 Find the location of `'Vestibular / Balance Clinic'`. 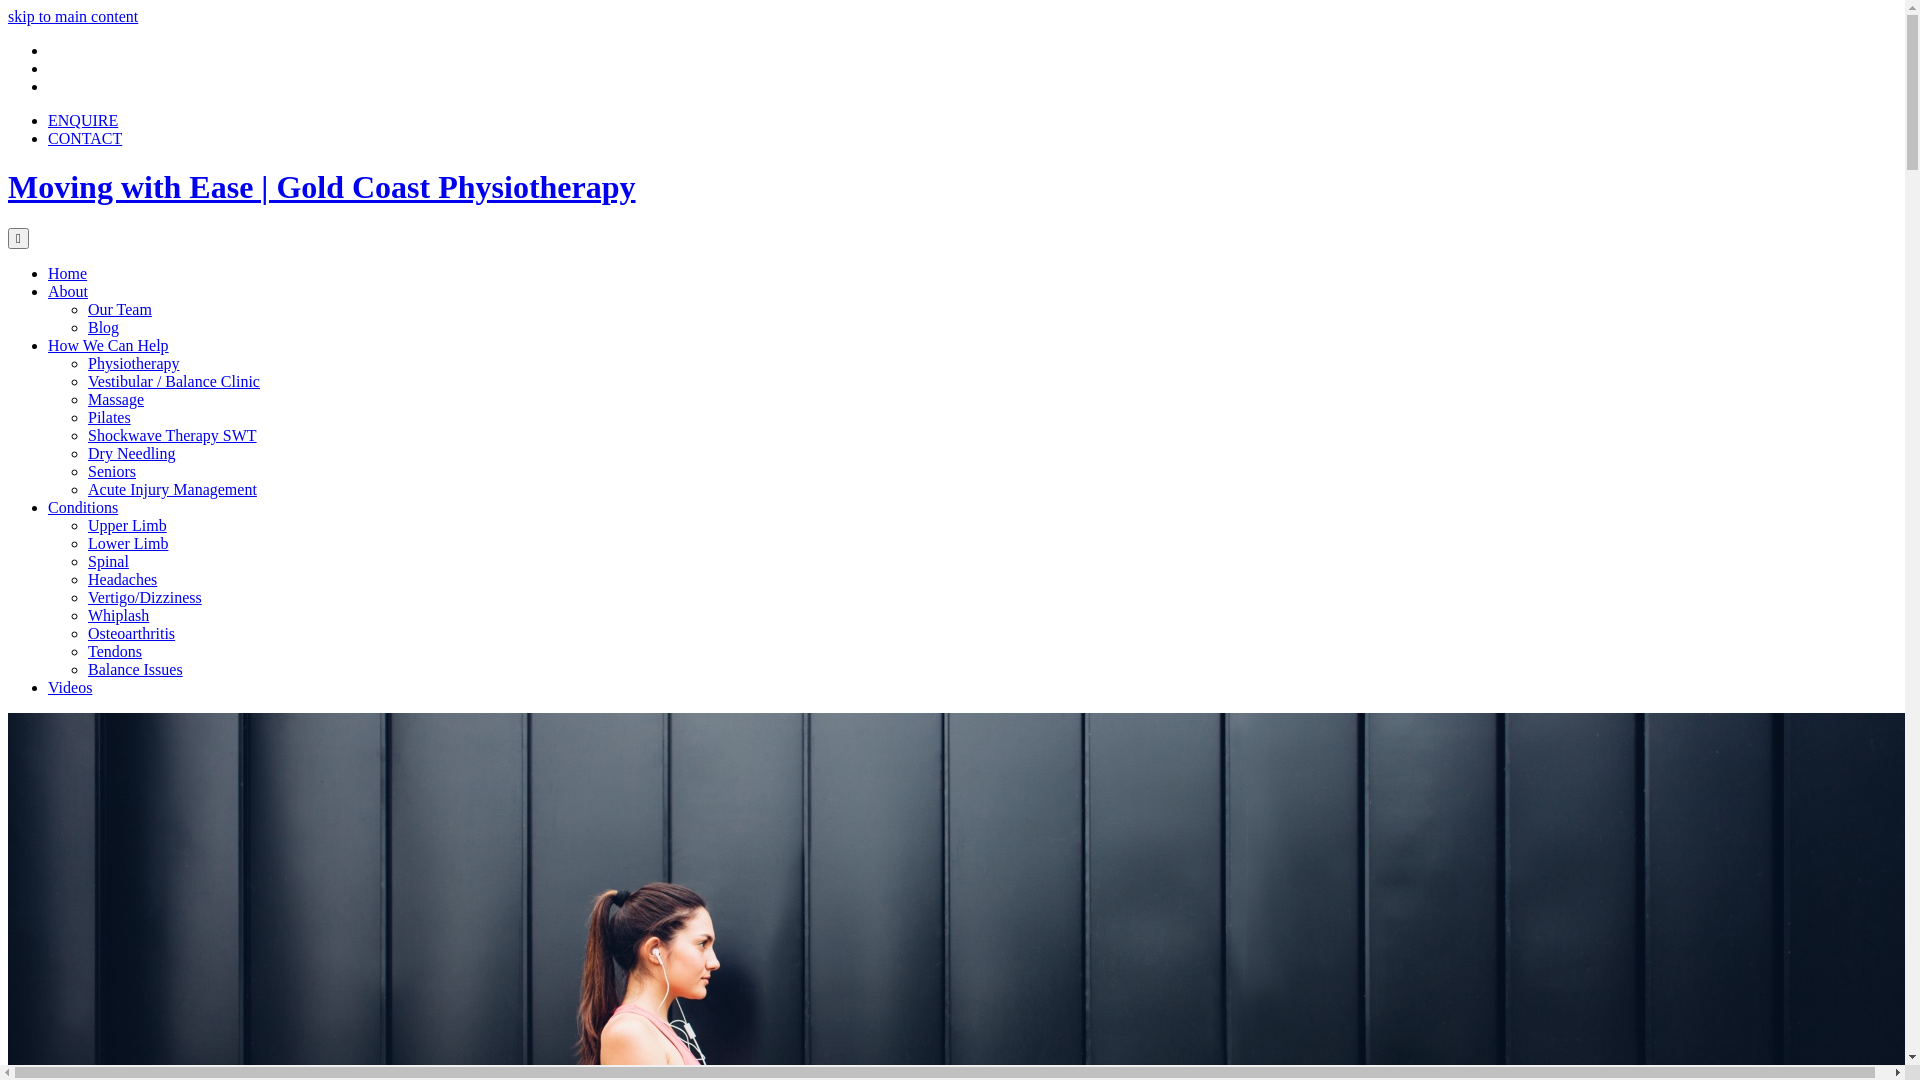

'Vestibular / Balance Clinic' is located at coordinates (173, 381).